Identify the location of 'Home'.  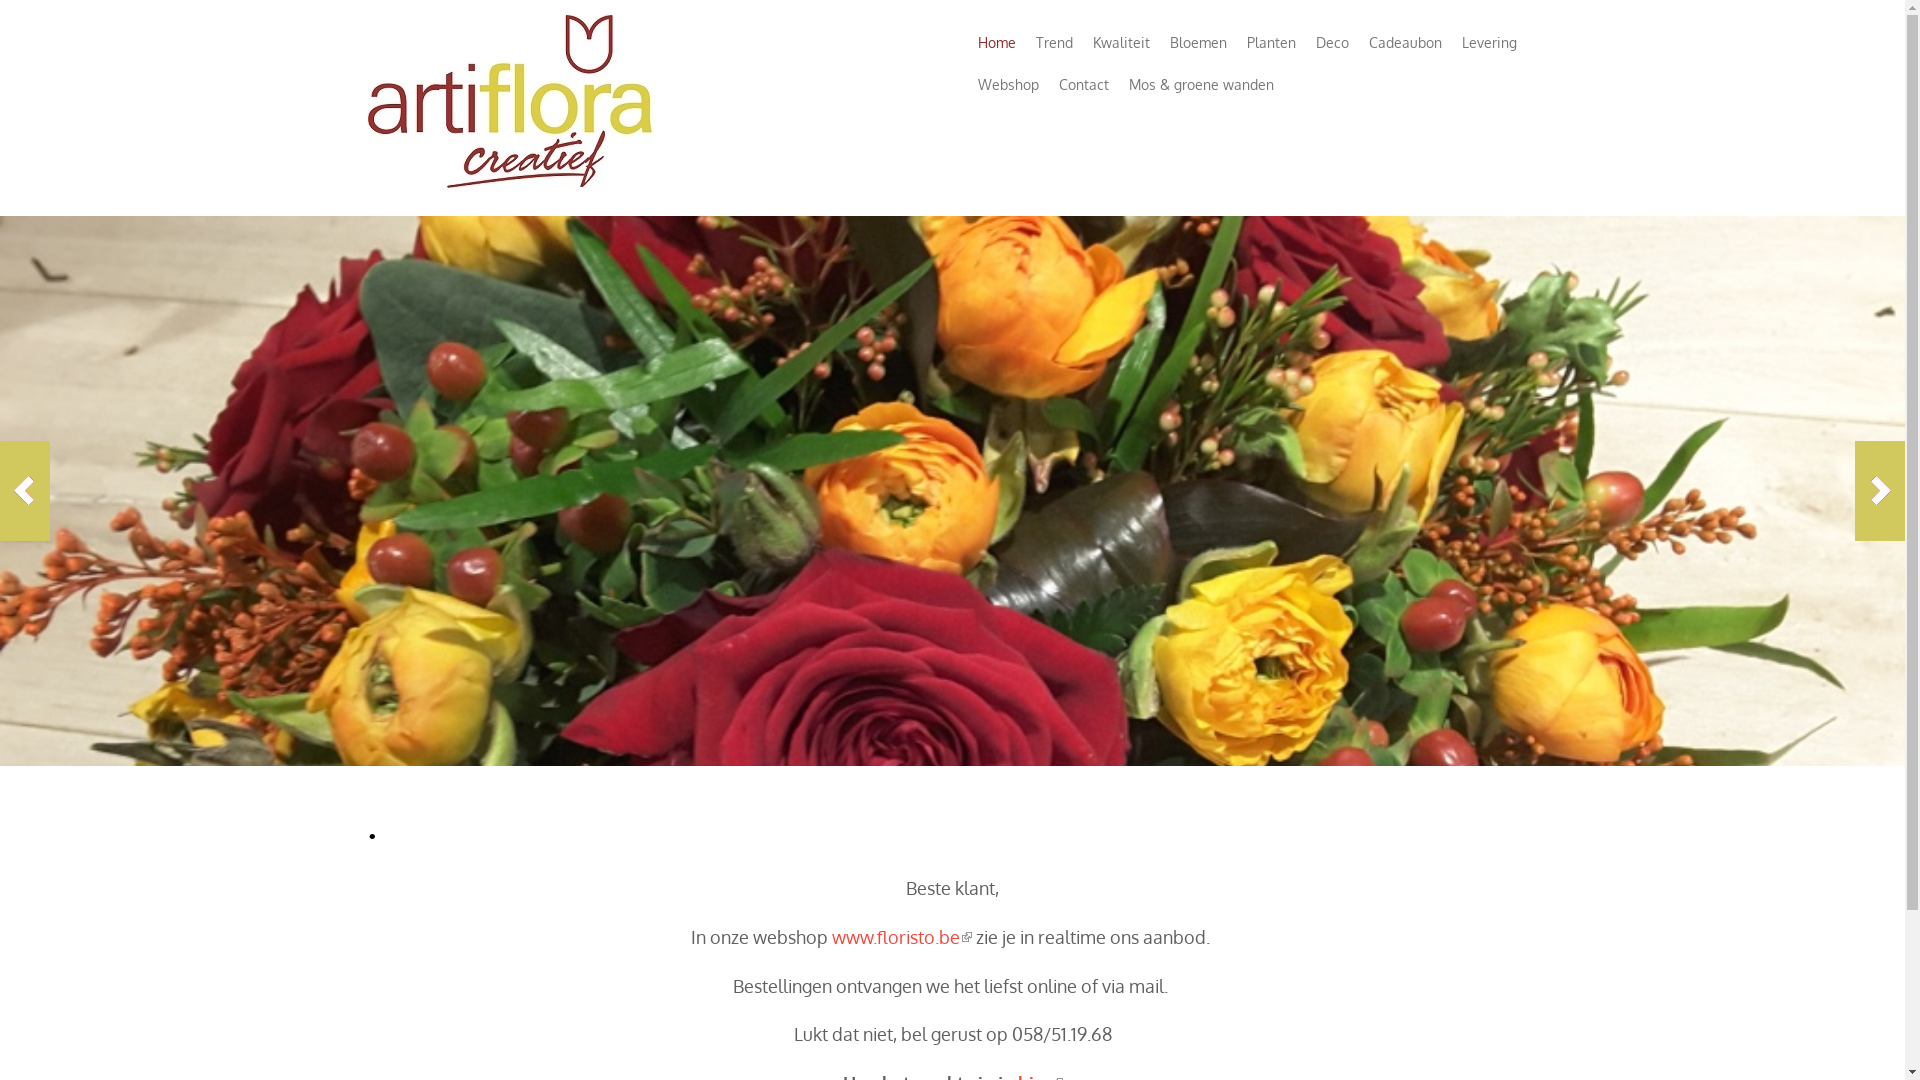
(513, 194).